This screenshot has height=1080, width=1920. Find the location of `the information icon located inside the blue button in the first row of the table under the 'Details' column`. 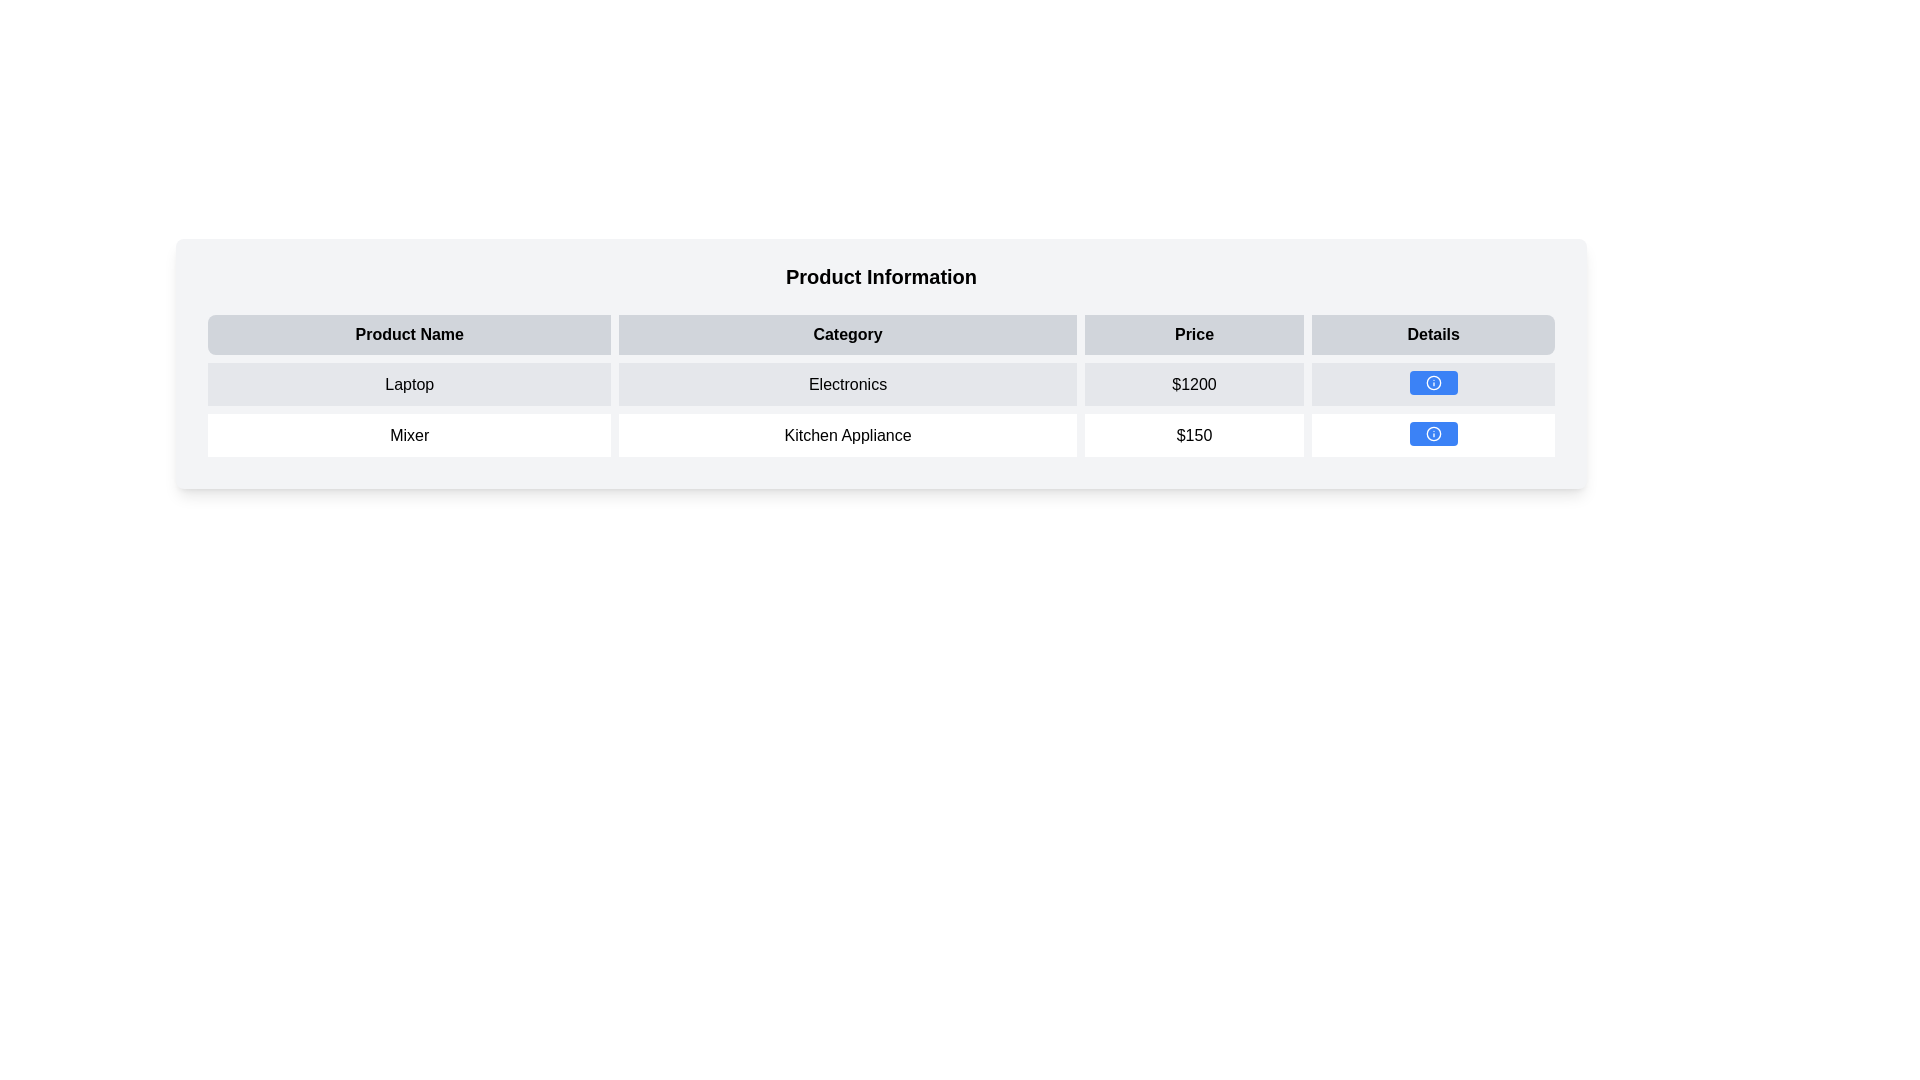

the information icon located inside the blue button in the first row of the table under the 'Details' column is located at coordinates (1432, 382).